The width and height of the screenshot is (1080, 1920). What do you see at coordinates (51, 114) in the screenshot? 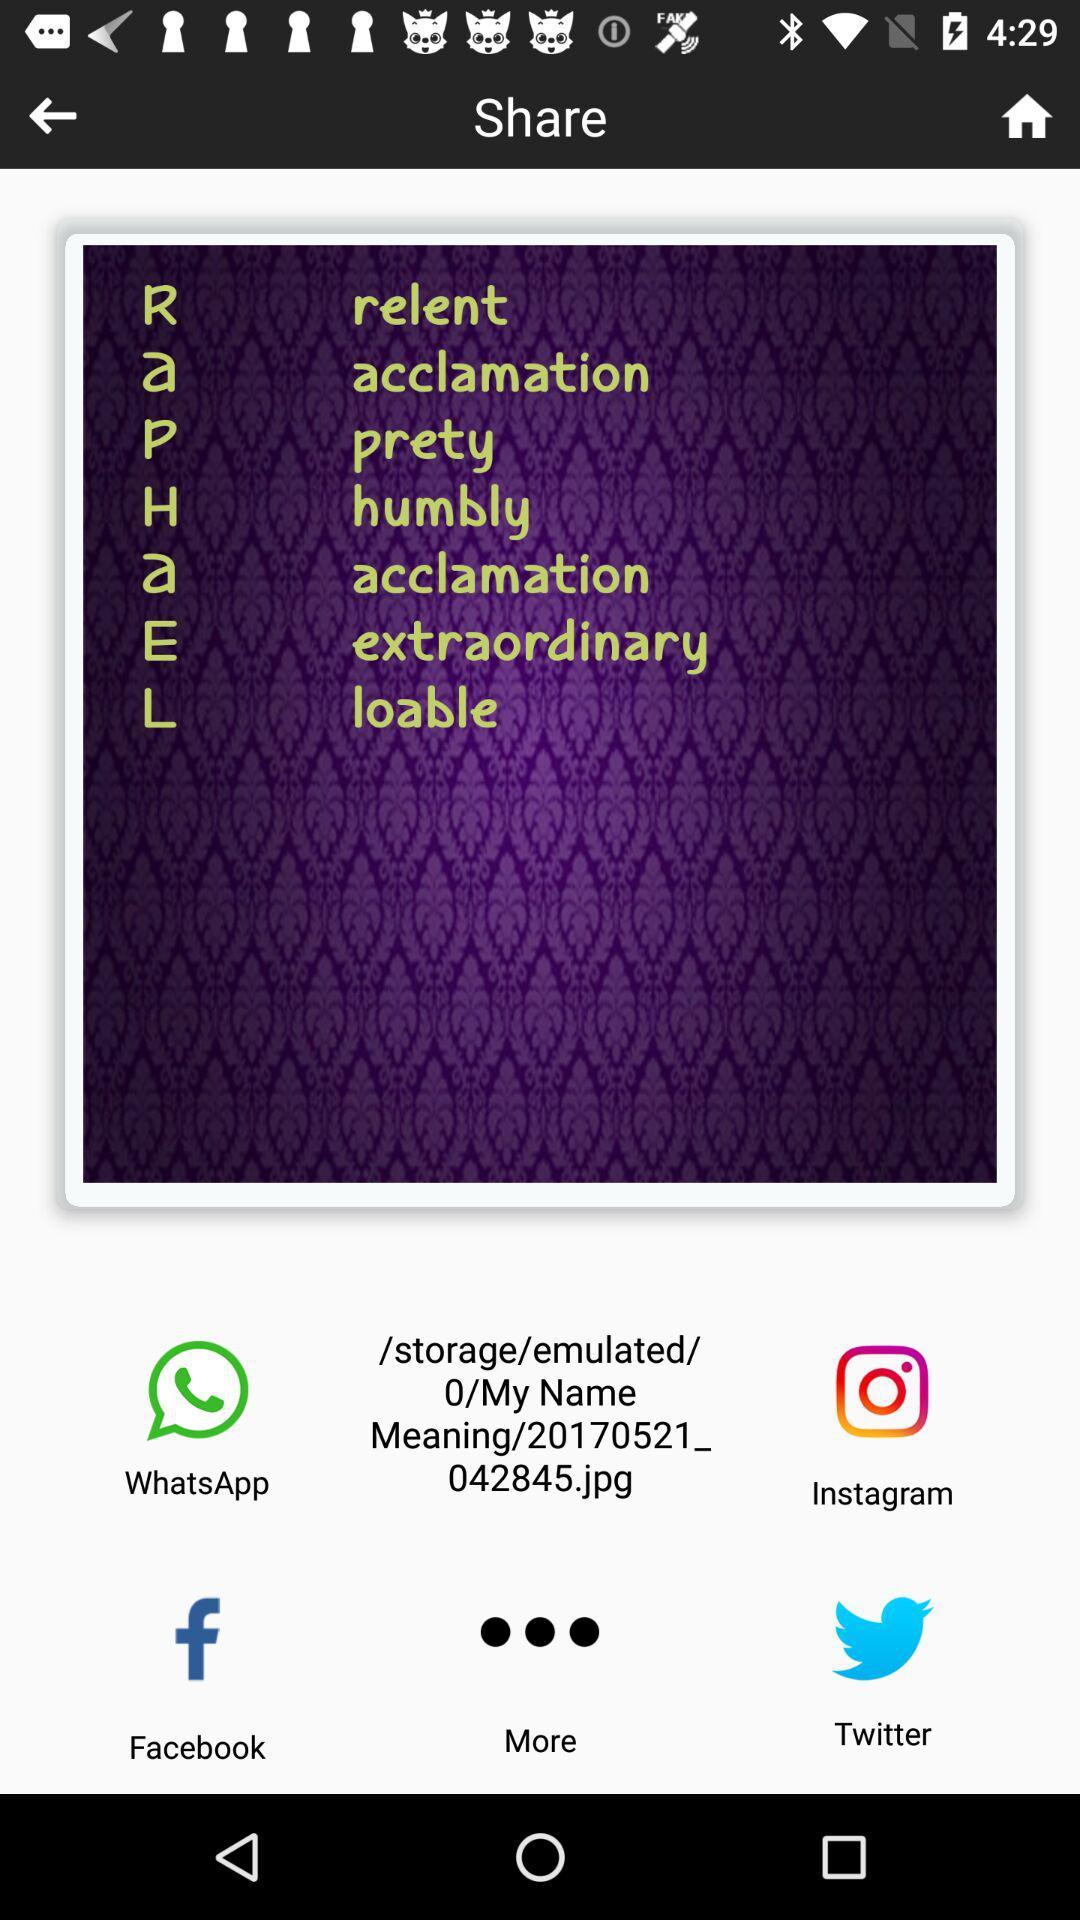
I see `previous screen` at bounding box center [51, 114].